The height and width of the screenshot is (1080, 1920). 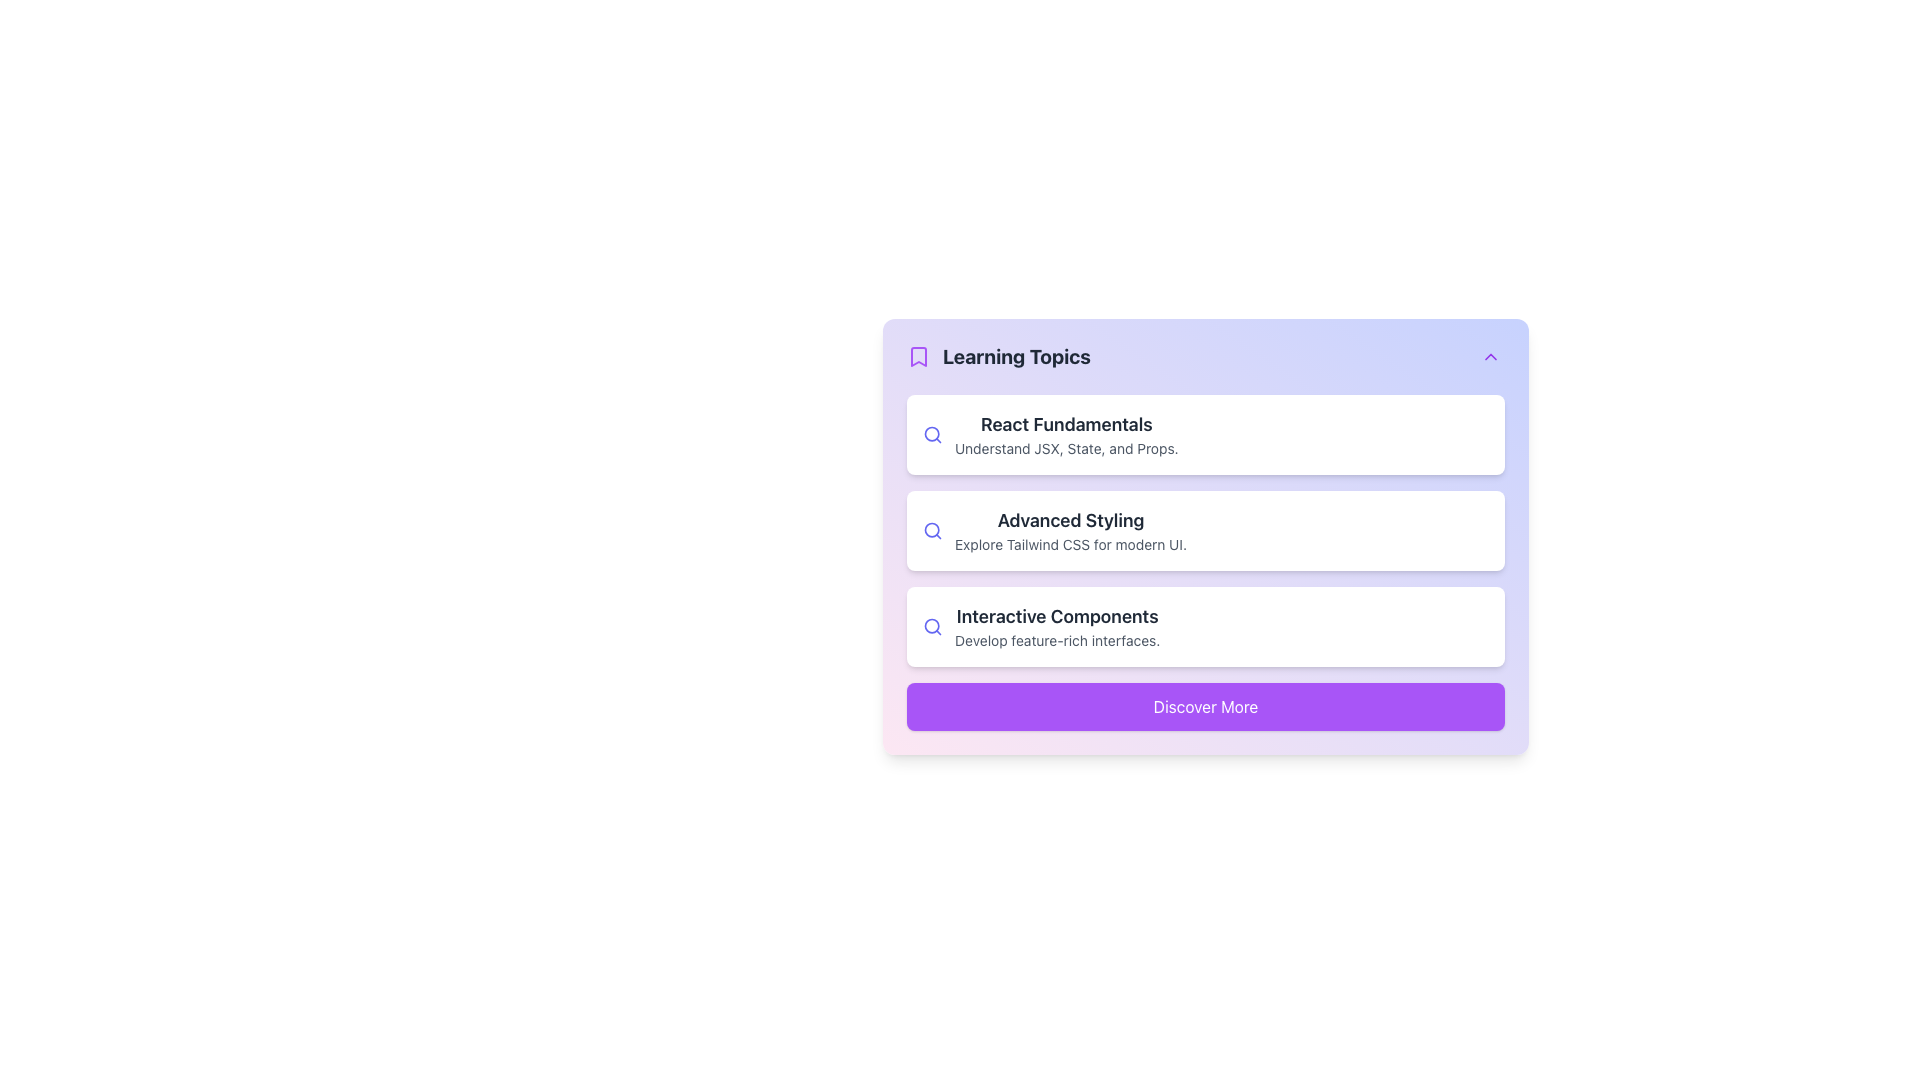 What do you see at coordinates (1056, 626) in the screenshot?
I see `the Descriptive Text Block that displays 'Interactive Components' and 'Develop feature-rich interfaces', which is the third item in a vertically stacked list under the 'Learning Topics' heading` at bounding box center [1056, 626].